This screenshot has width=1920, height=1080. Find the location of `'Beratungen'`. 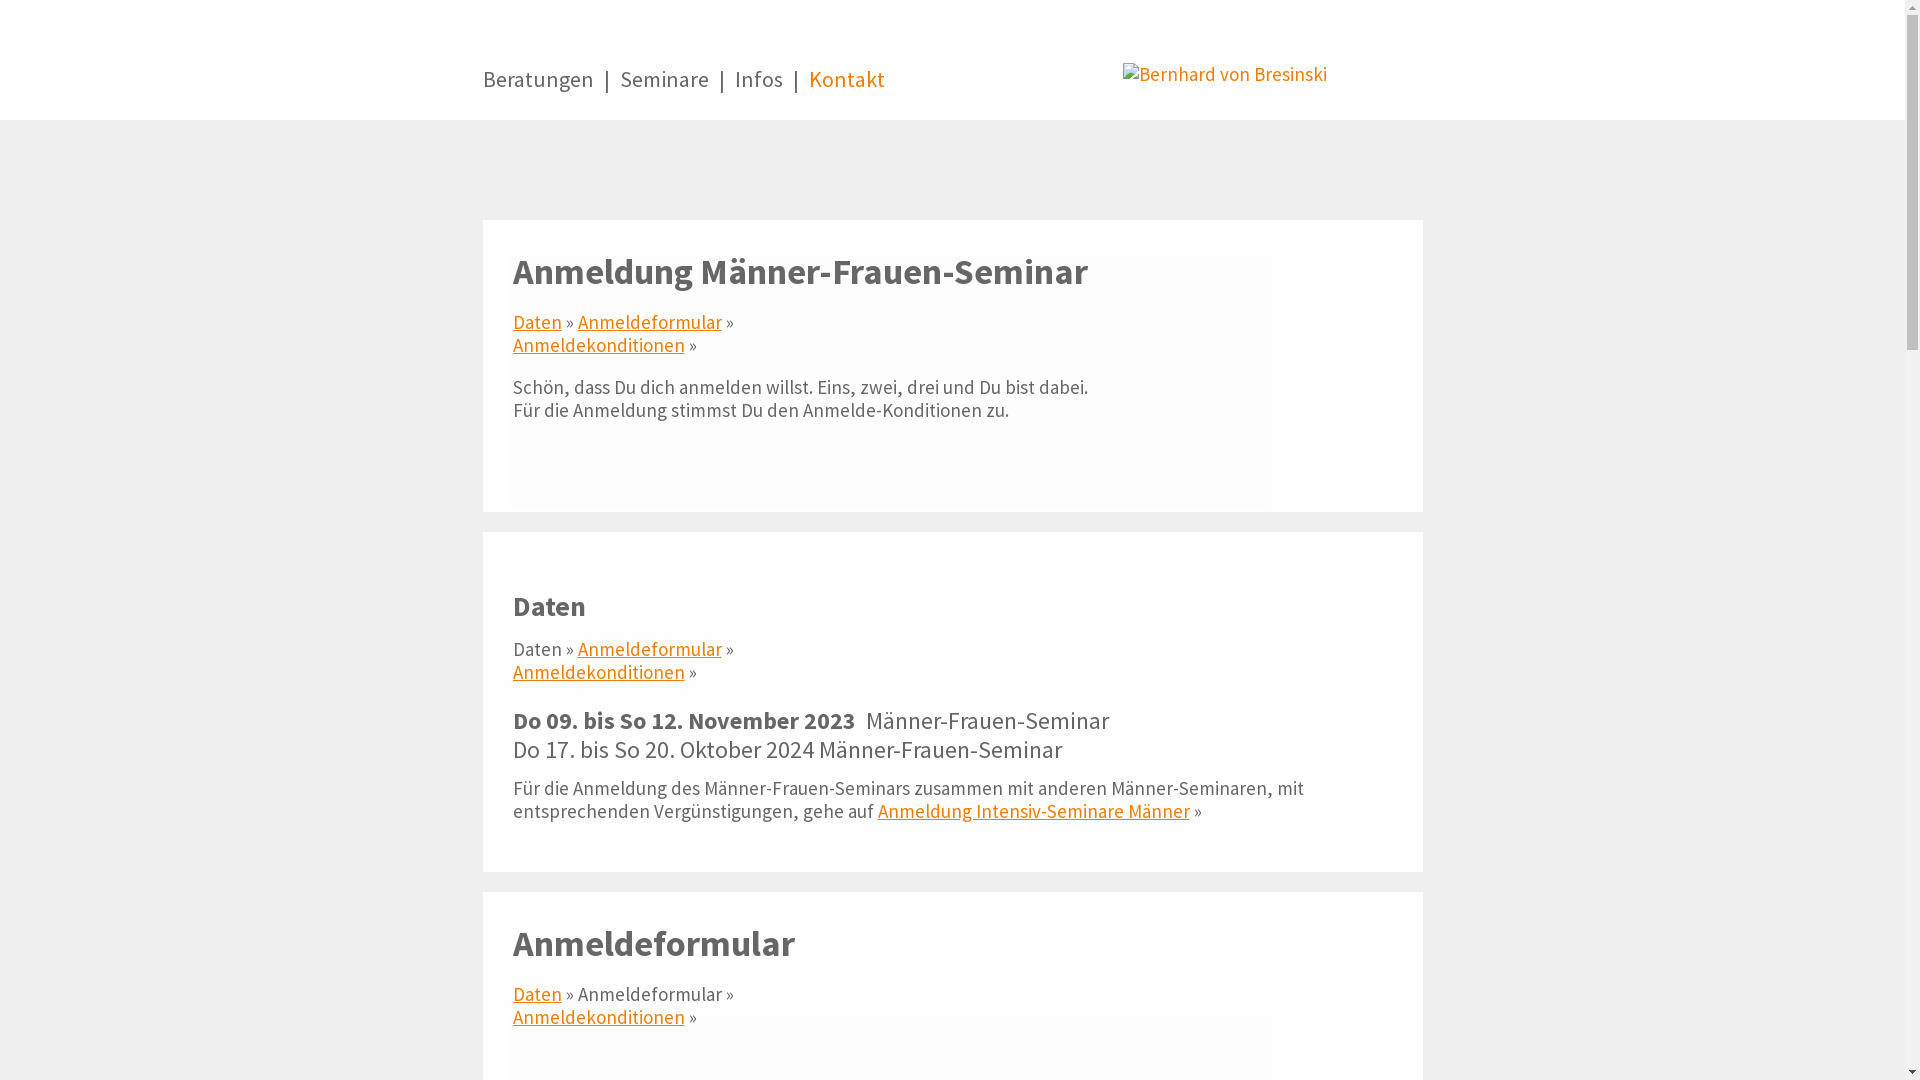

'Beratungen' is located at coordinates (537, 91).